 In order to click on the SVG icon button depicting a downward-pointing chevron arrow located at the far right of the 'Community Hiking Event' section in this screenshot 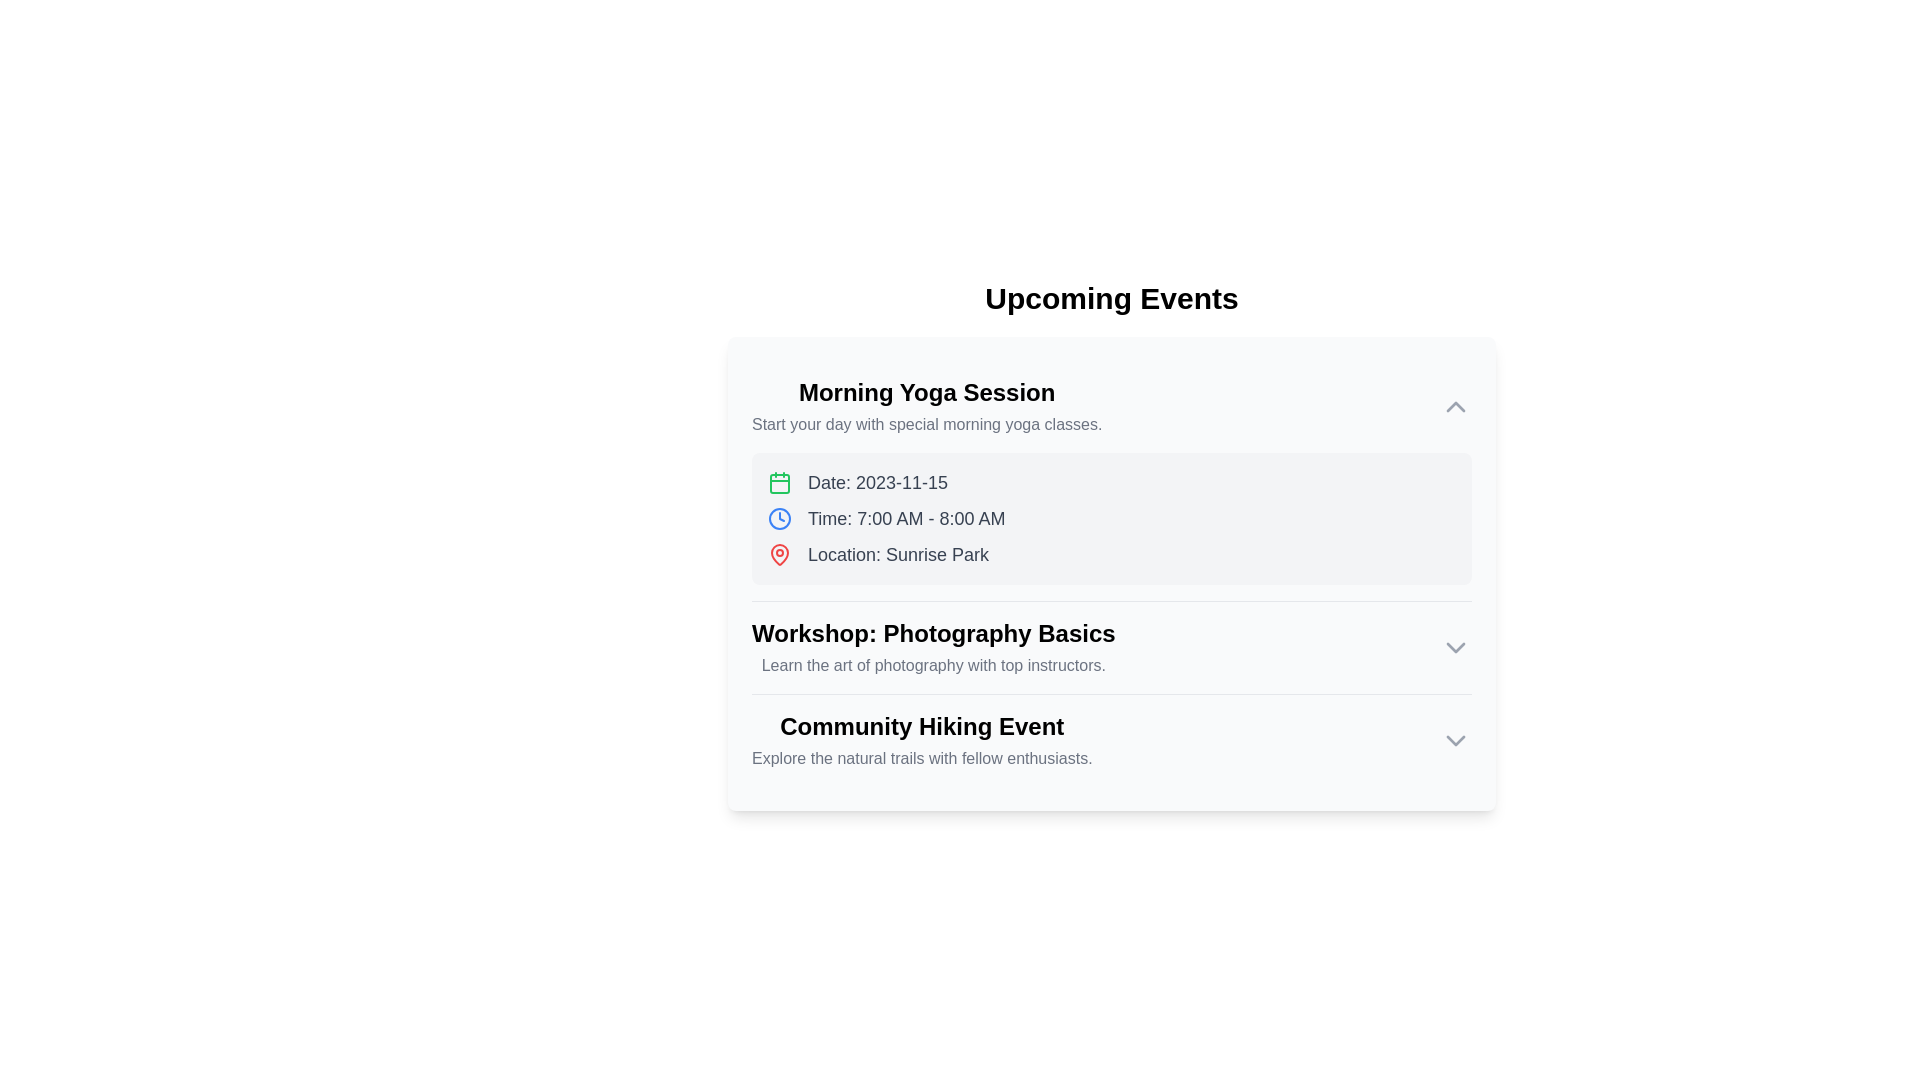, I will do `click(1455, 740)`.